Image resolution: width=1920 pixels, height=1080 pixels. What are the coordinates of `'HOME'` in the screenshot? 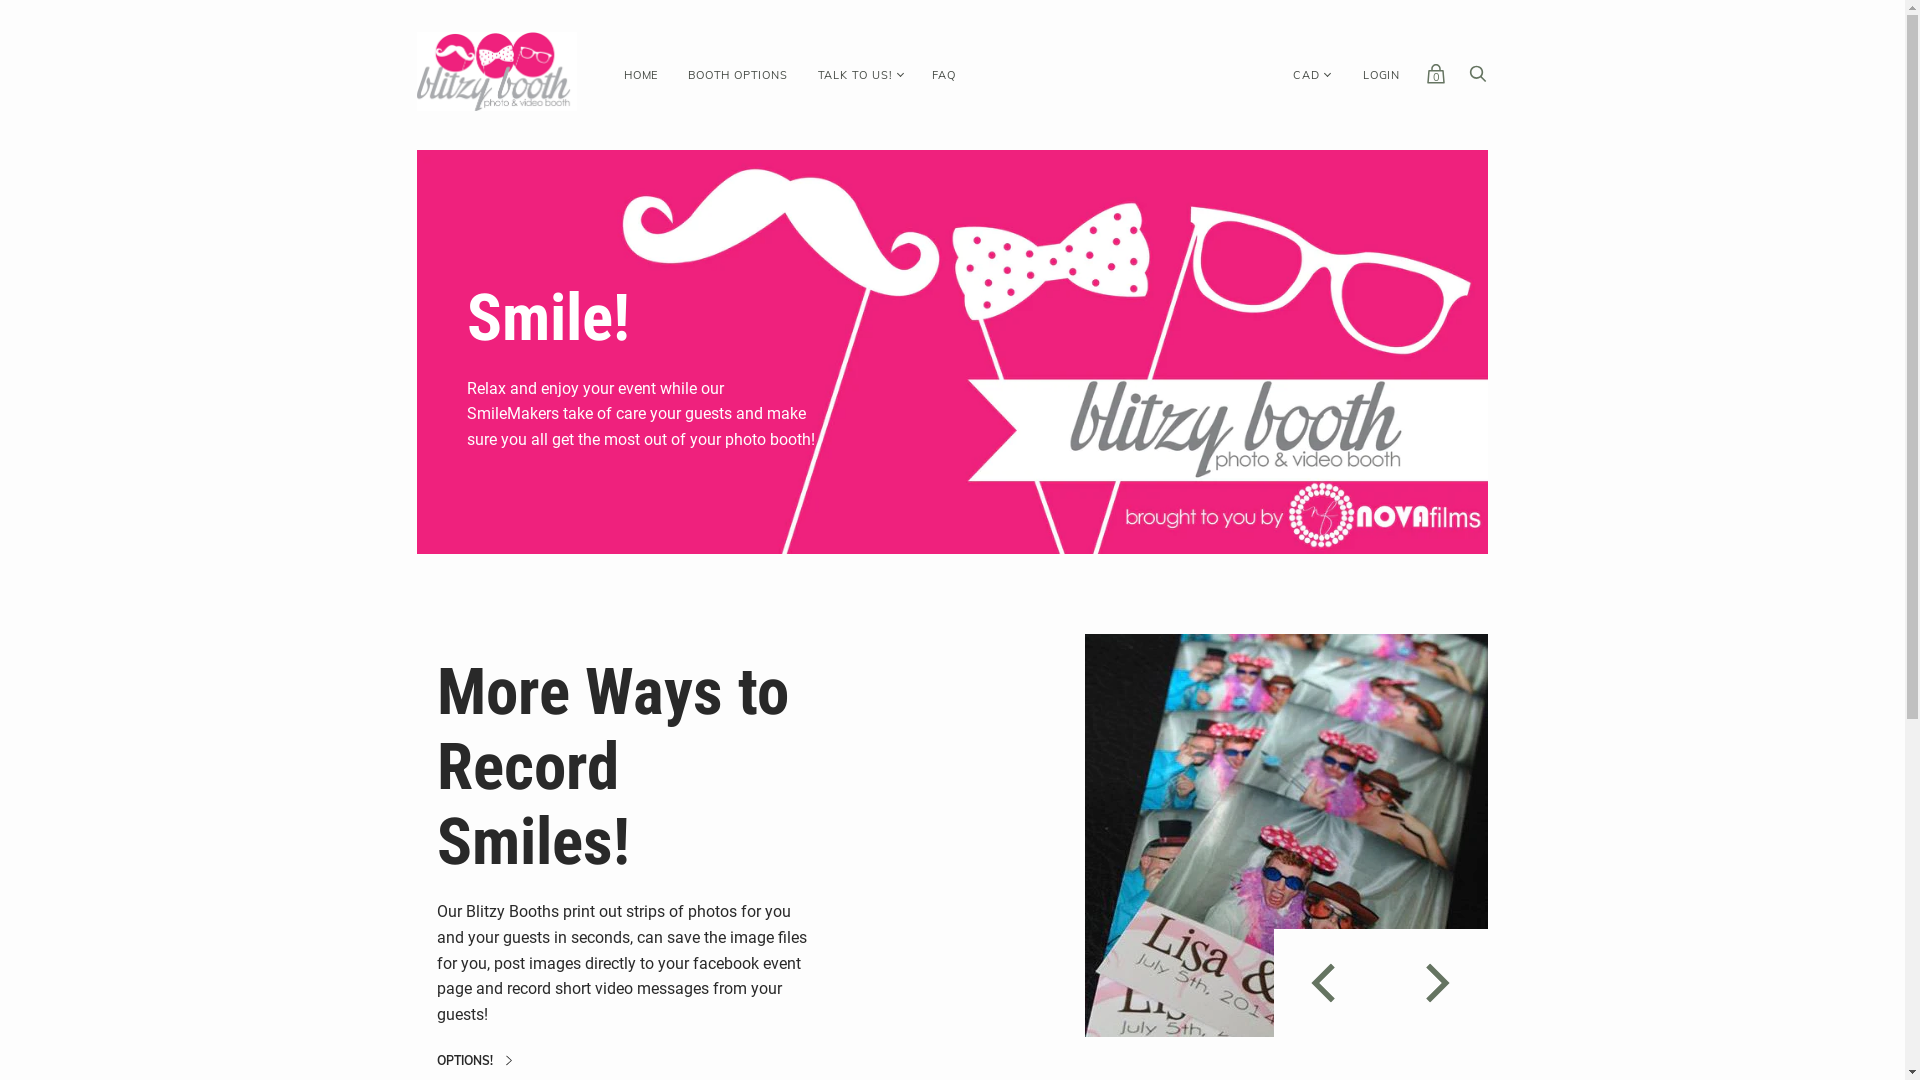 It's located at (608, 74).